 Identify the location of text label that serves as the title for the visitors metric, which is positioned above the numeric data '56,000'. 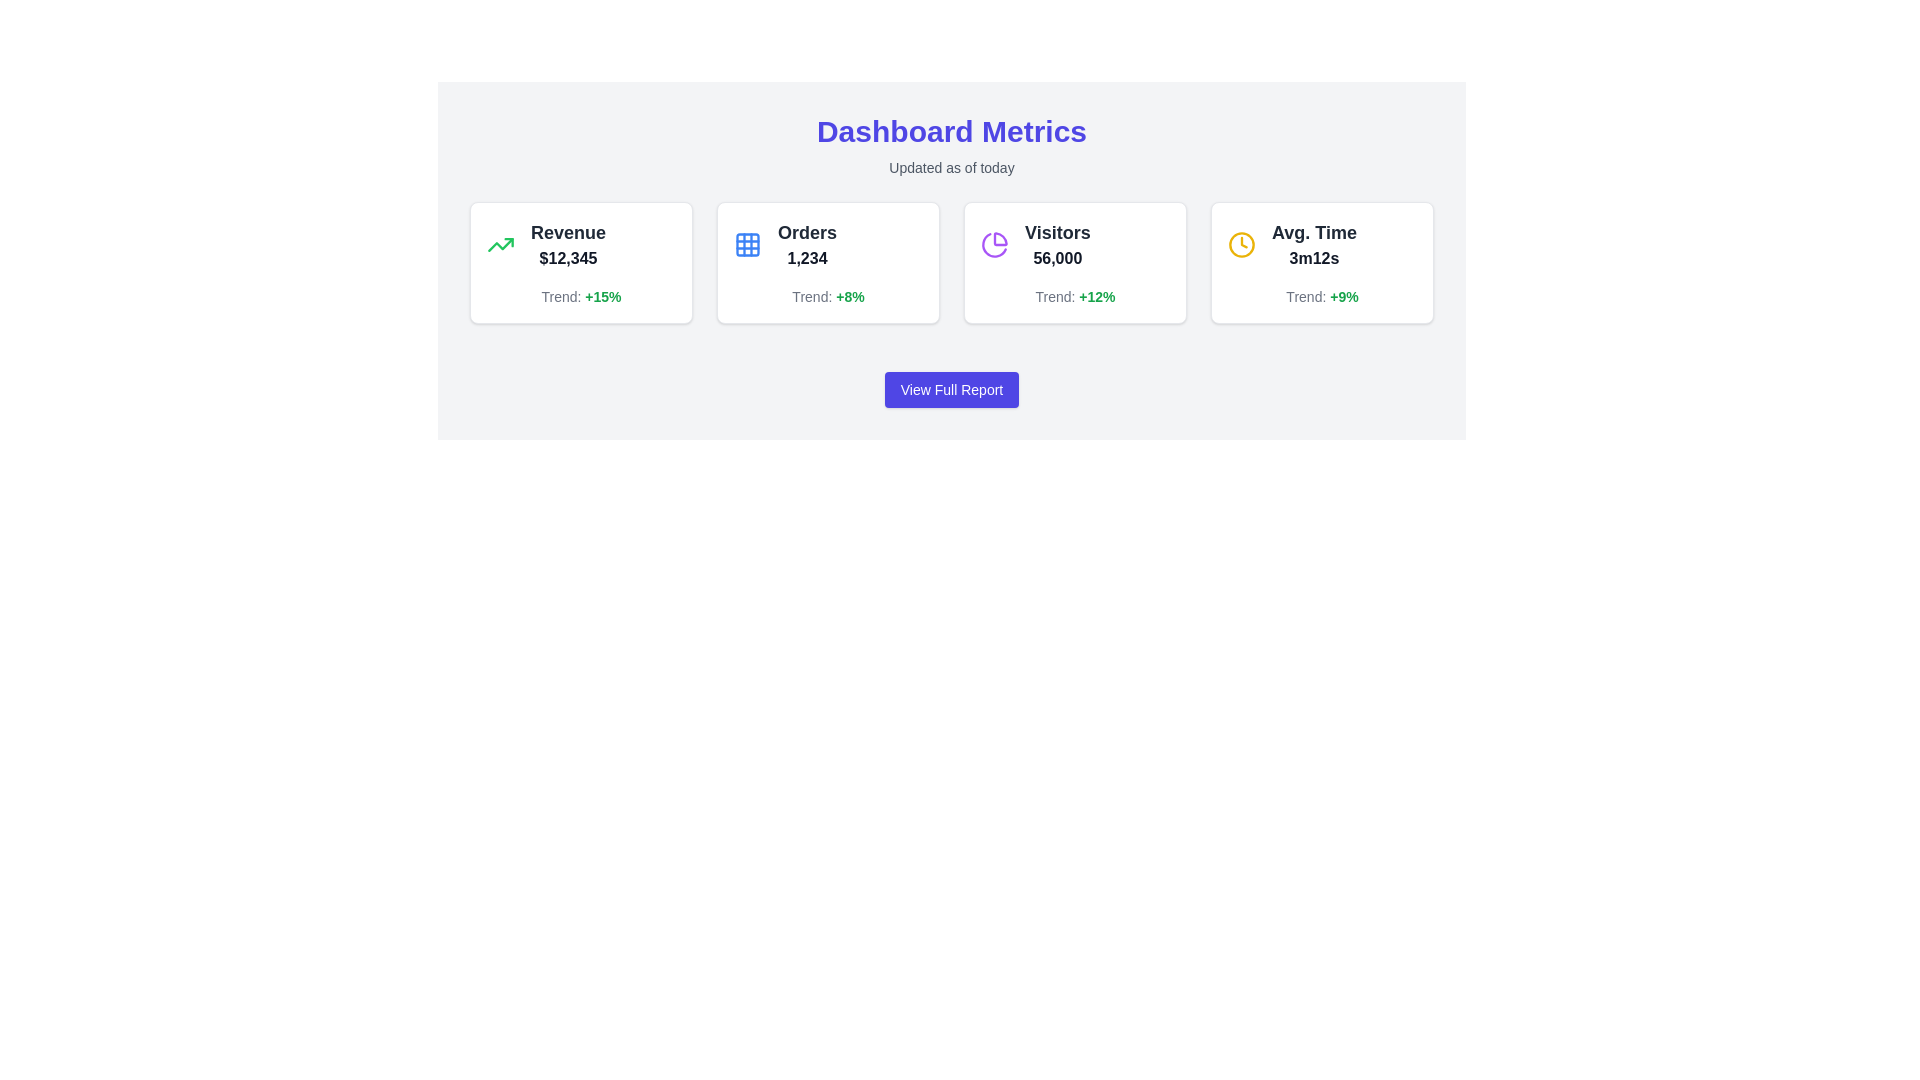
(1056, 231).